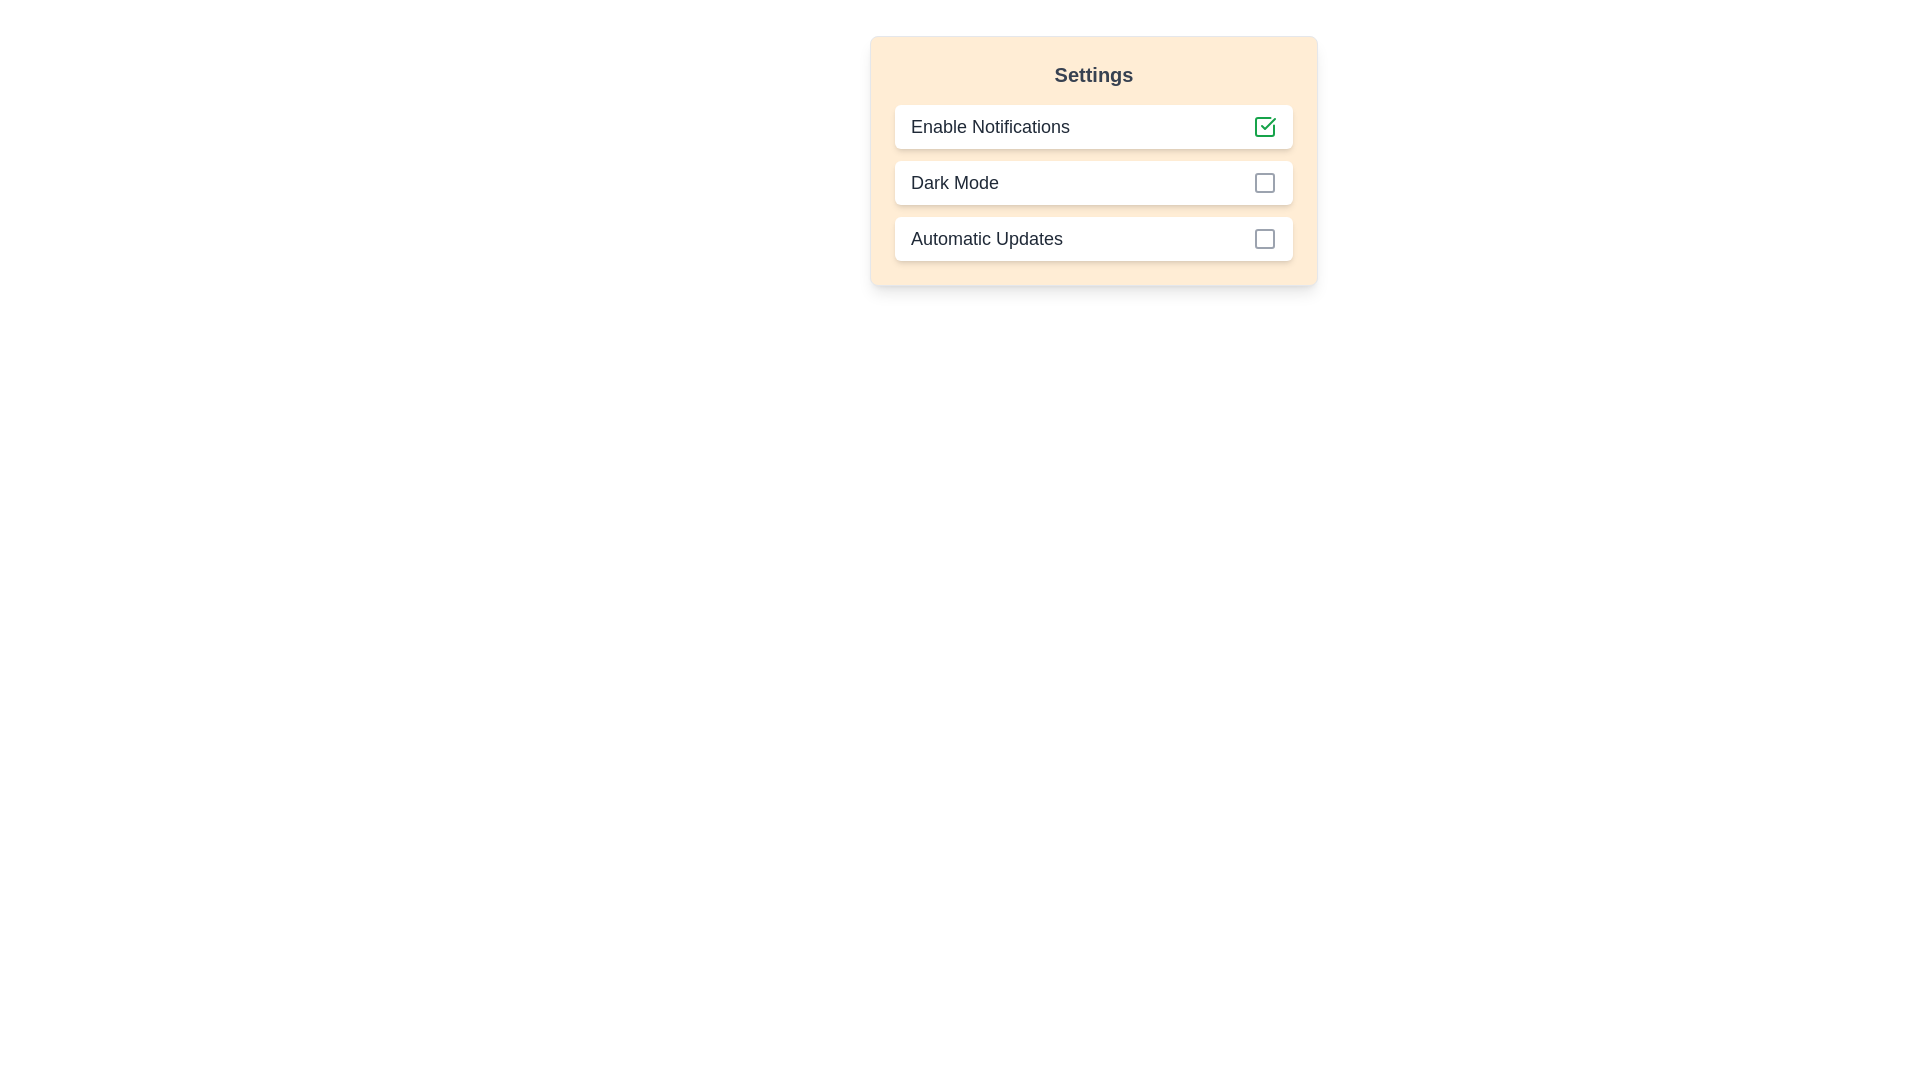  What do you see at coordinates (954, 182) in the screenshot?
I see `the 'Dark Mode' text label in the settings menu, which is styled in gray and is the second item in a vertical list of options` at bounding box center [954, 182].